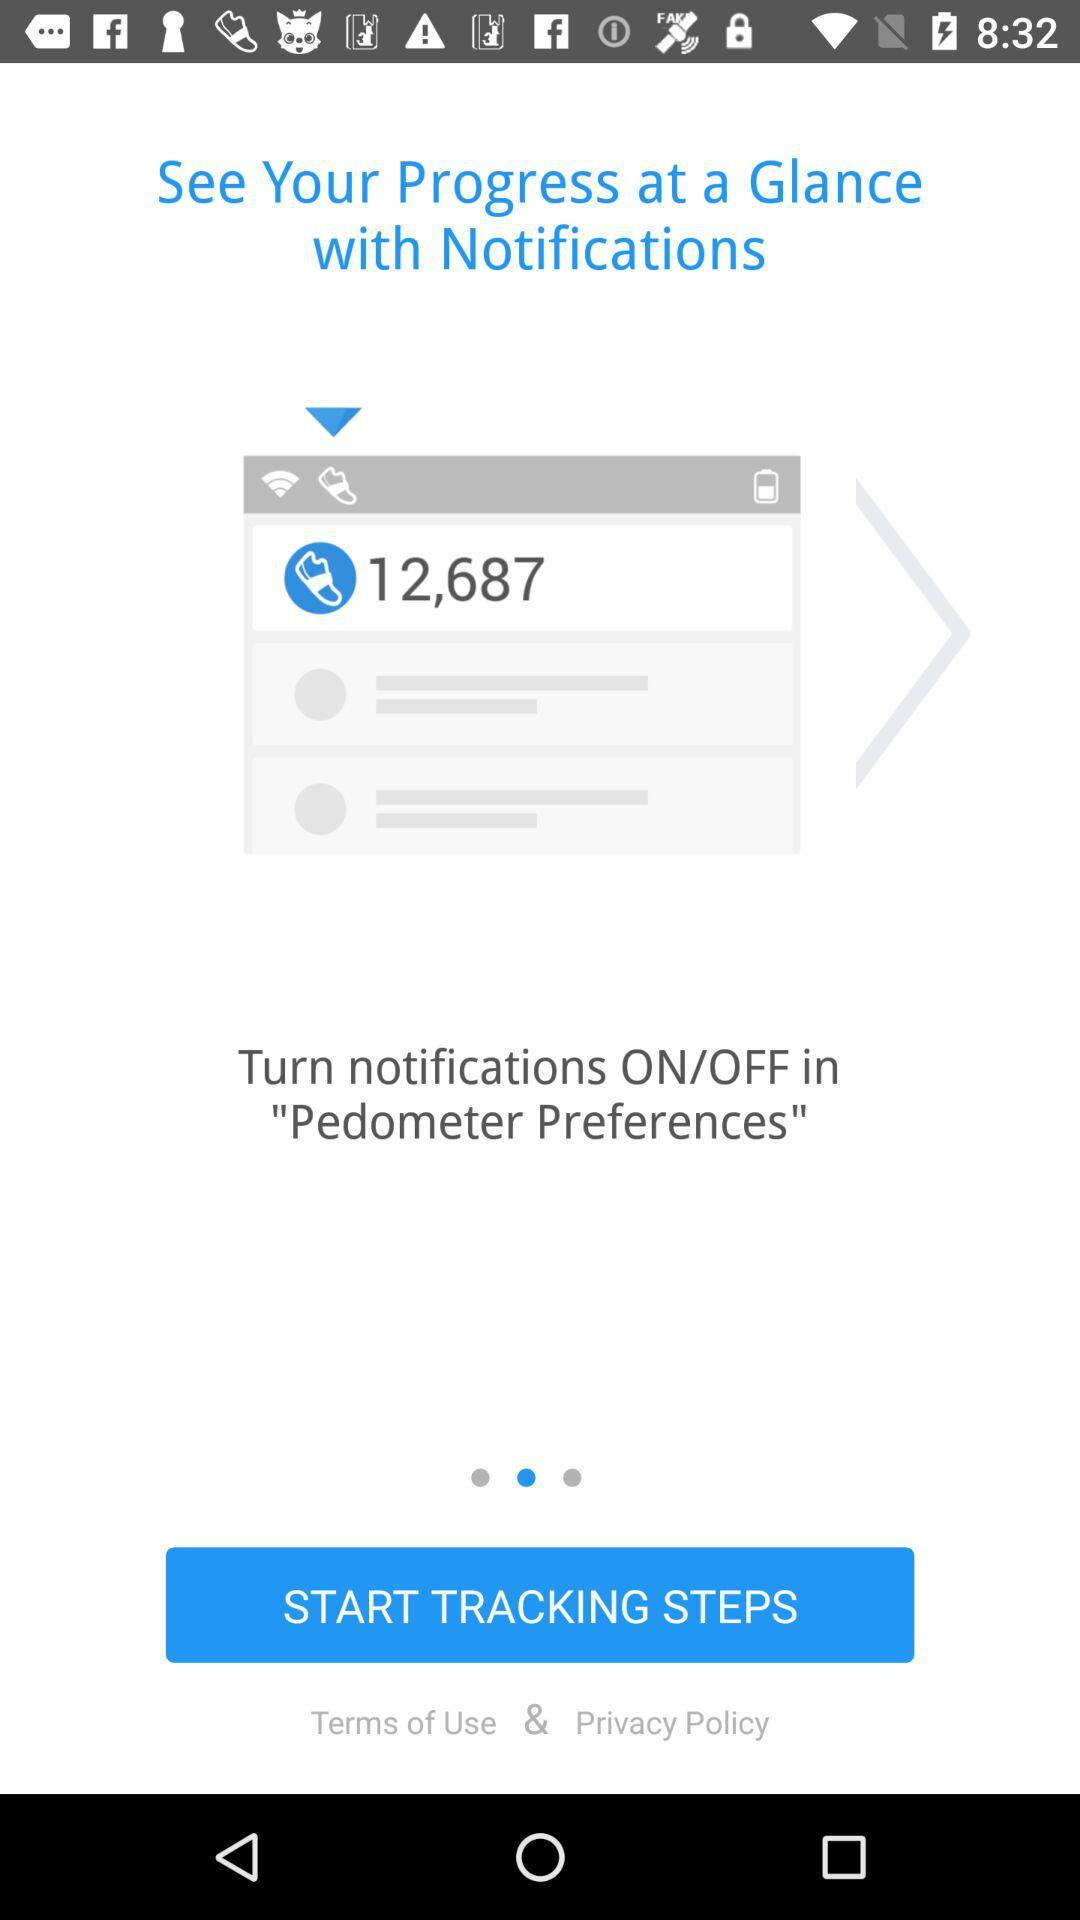  I want to click on icon below start tracking steps item, so click(403, 1720).